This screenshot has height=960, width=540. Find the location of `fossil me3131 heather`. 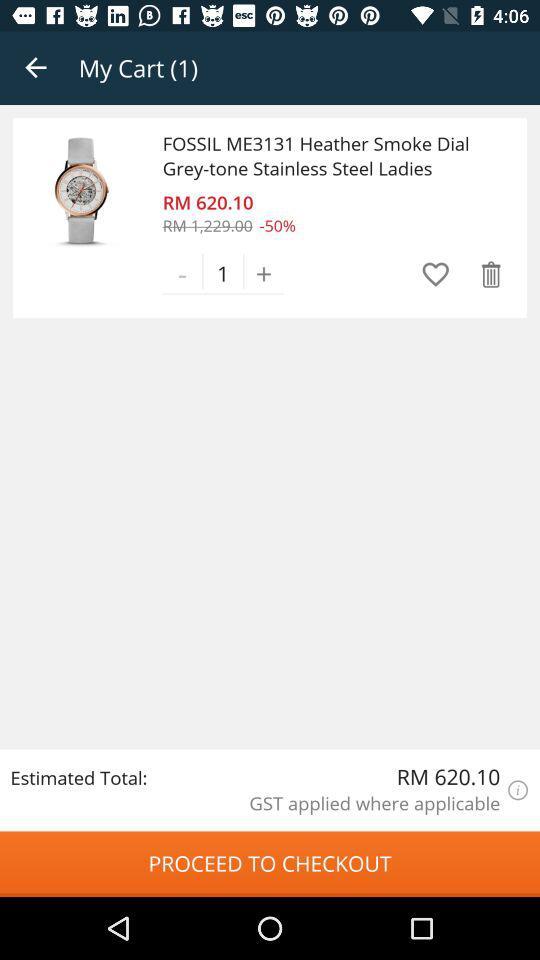

fossil me3131 heather is located at coordinates (327, 155).